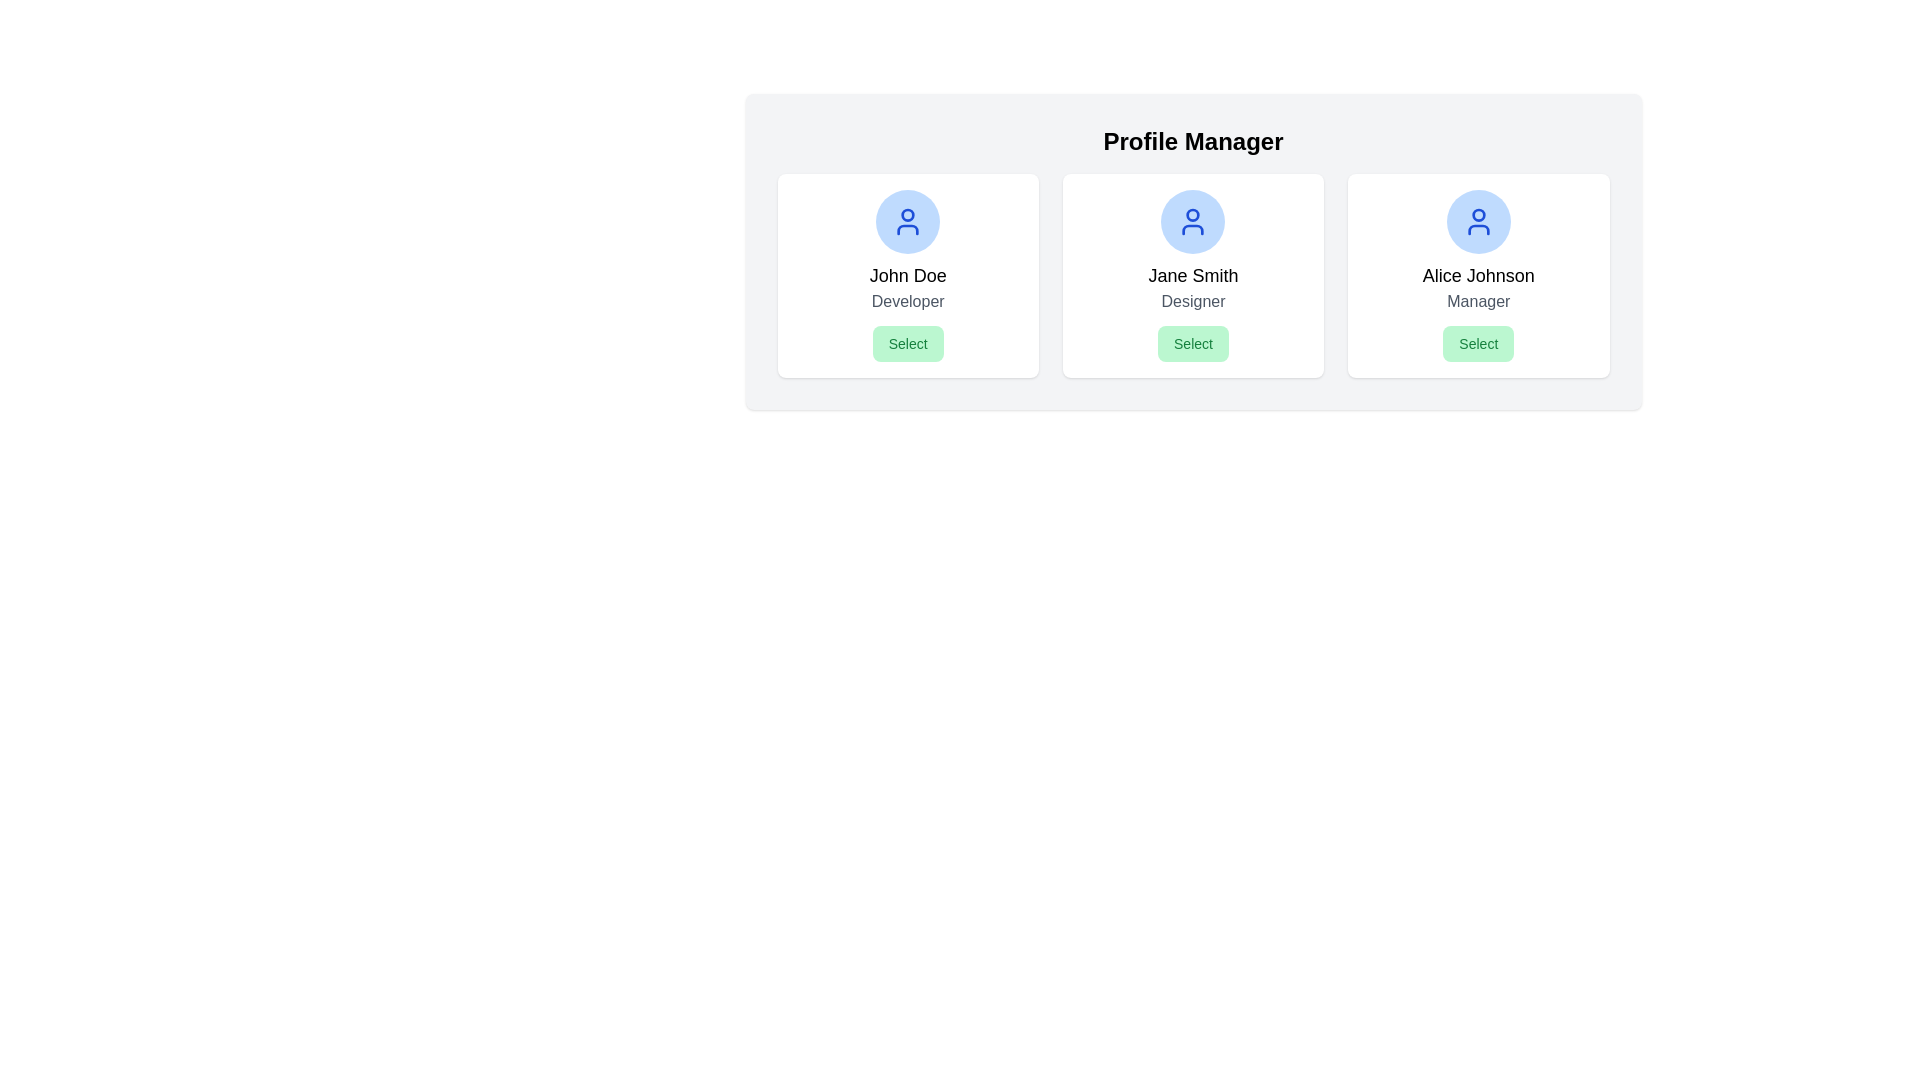 This screenshot has height=1080, width=1920. I want to click on displayed name 'John Doe' from the text label element located in the upper-middle of the first card, which is visually aligned below a user icon and above the role description 'Developer', so click(907, 276).